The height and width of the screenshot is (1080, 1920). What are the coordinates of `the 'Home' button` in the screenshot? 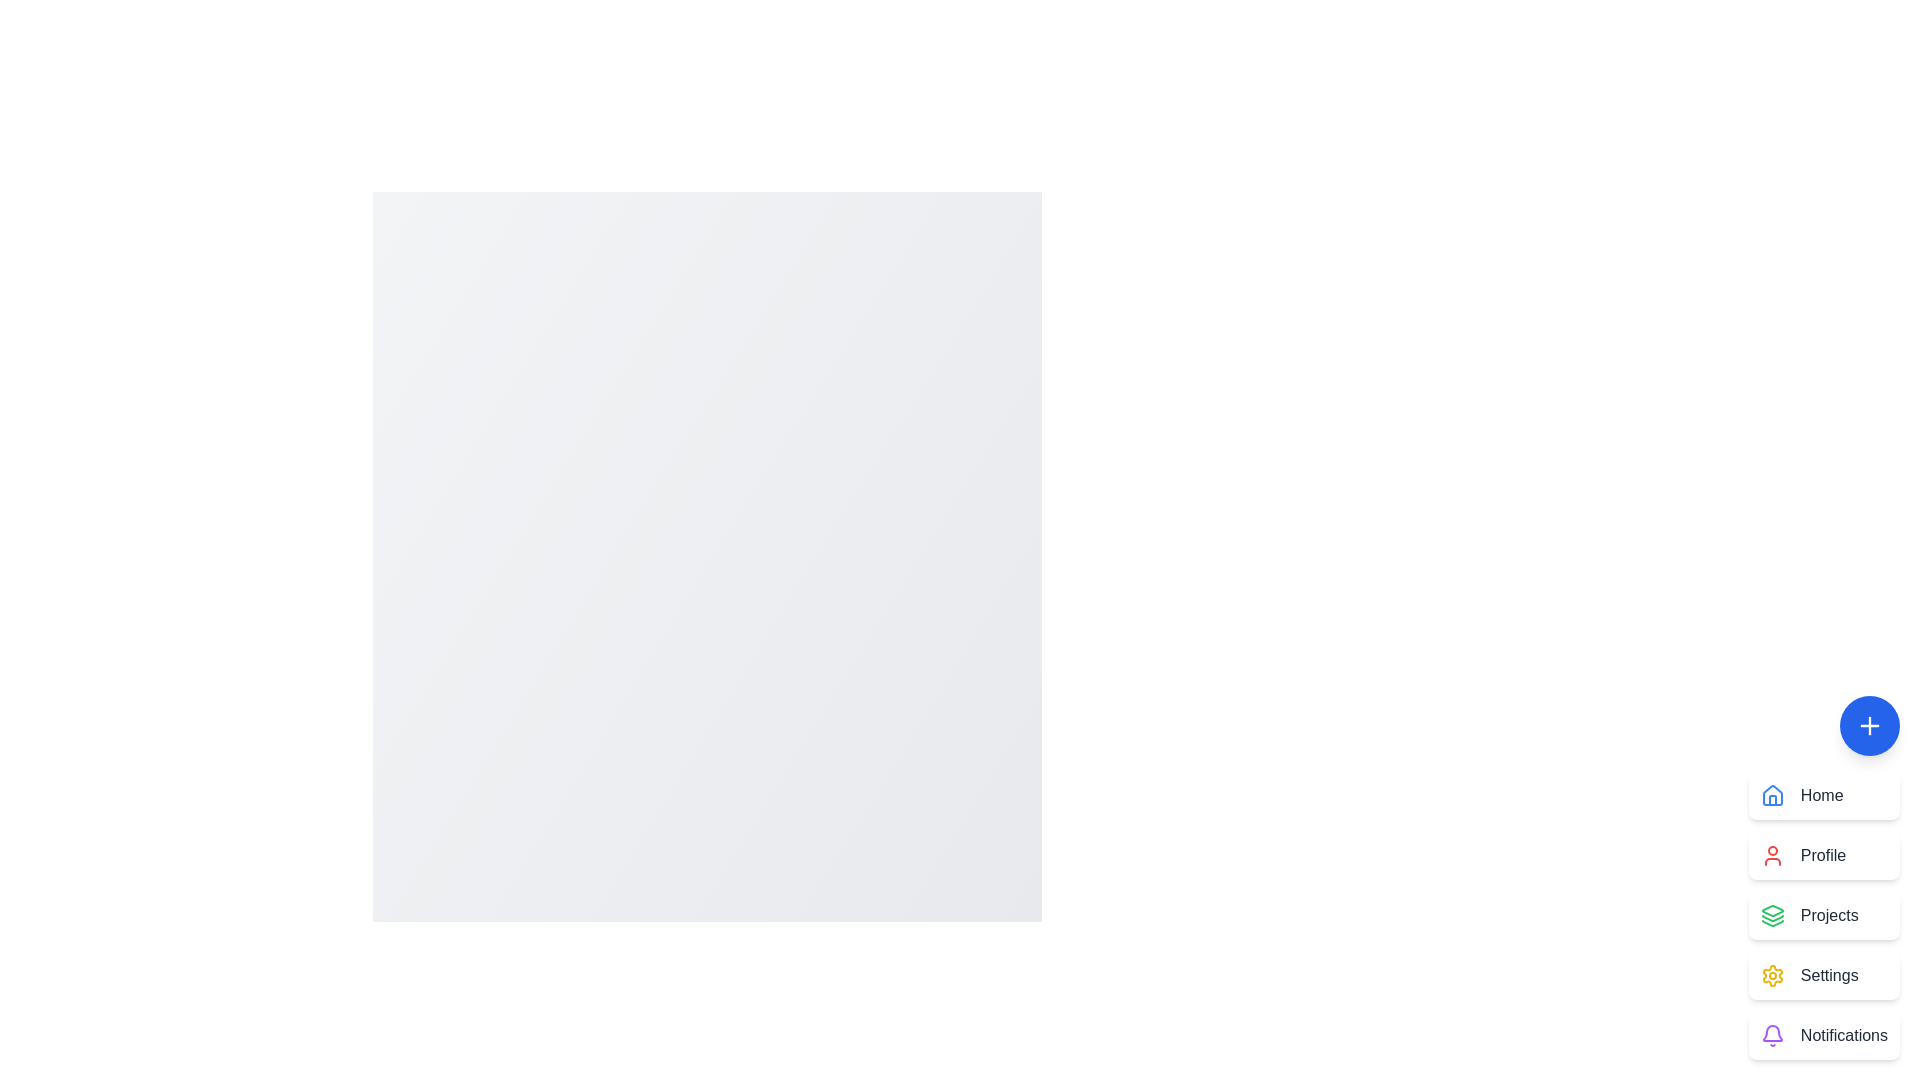 It's located at (1824, 794).